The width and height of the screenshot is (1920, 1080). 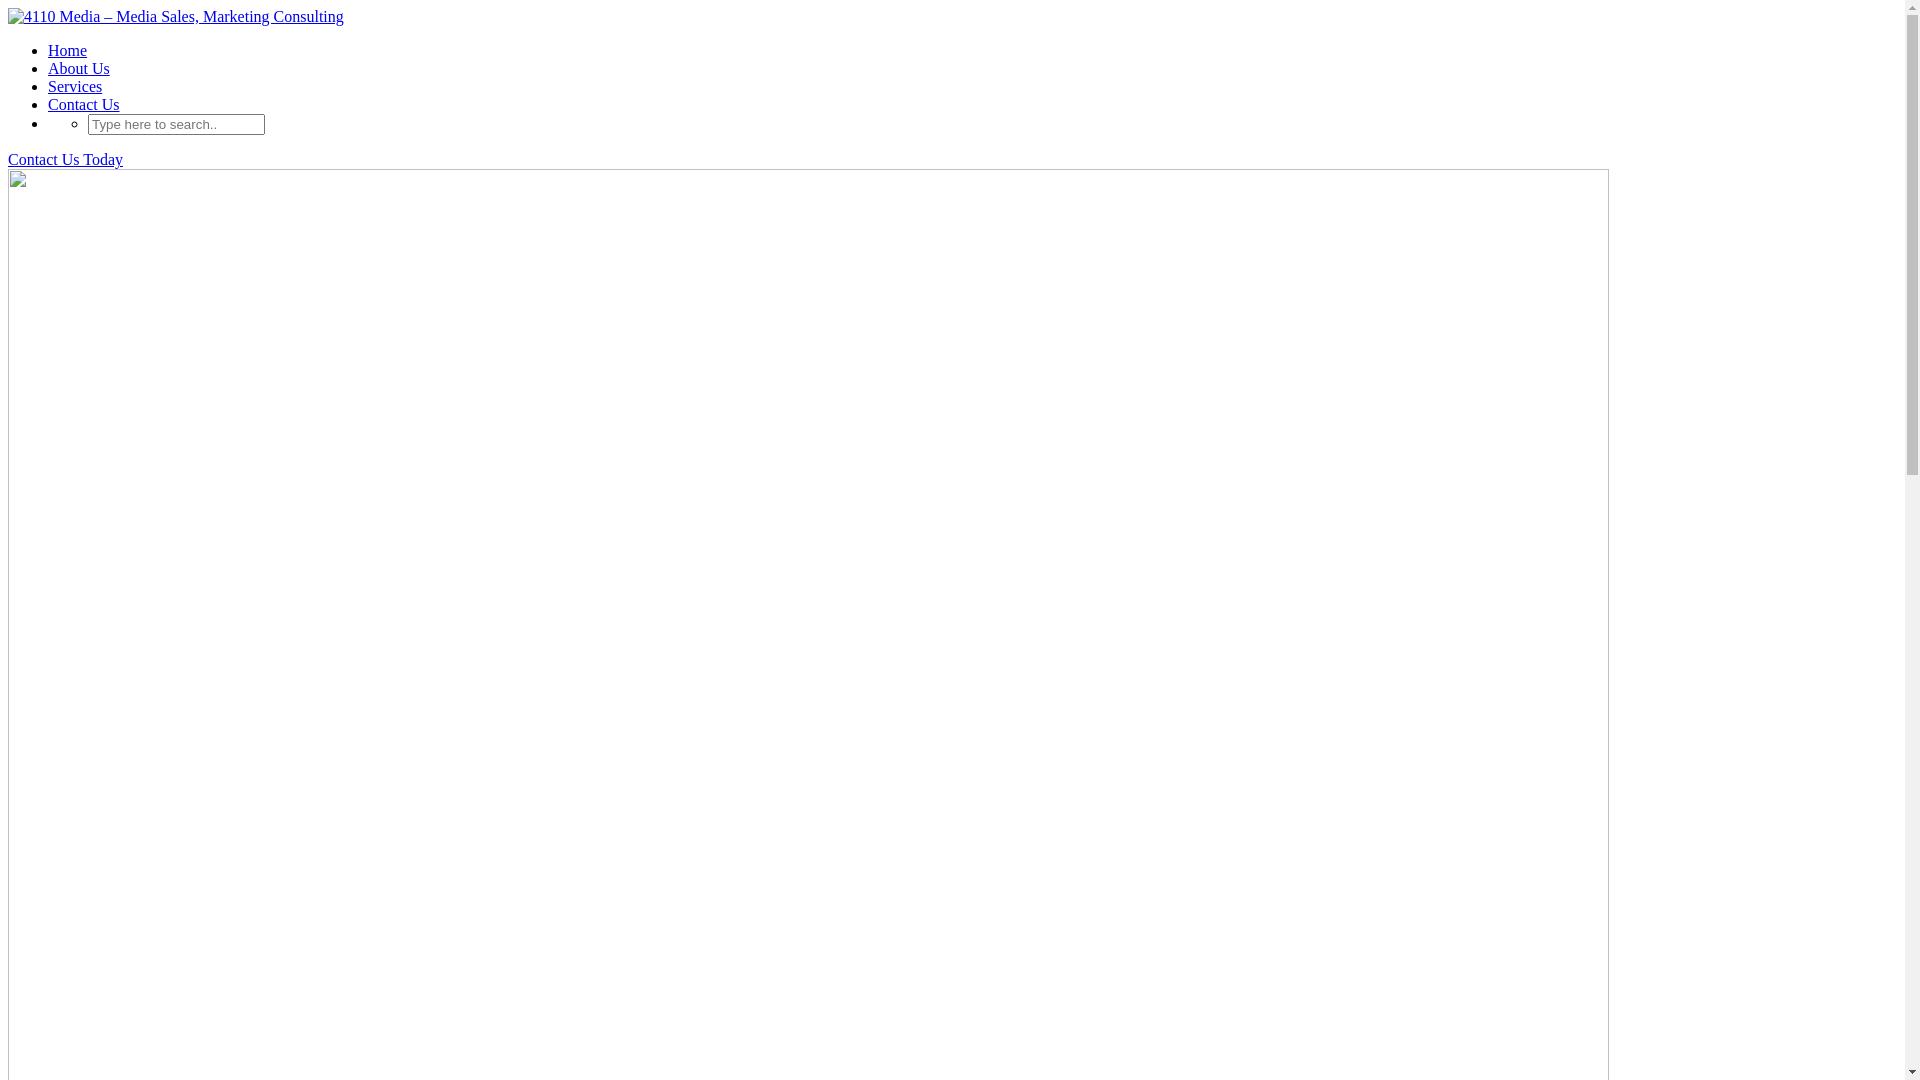 I want to click on 'Contact Us', so click(x=82, y=104).